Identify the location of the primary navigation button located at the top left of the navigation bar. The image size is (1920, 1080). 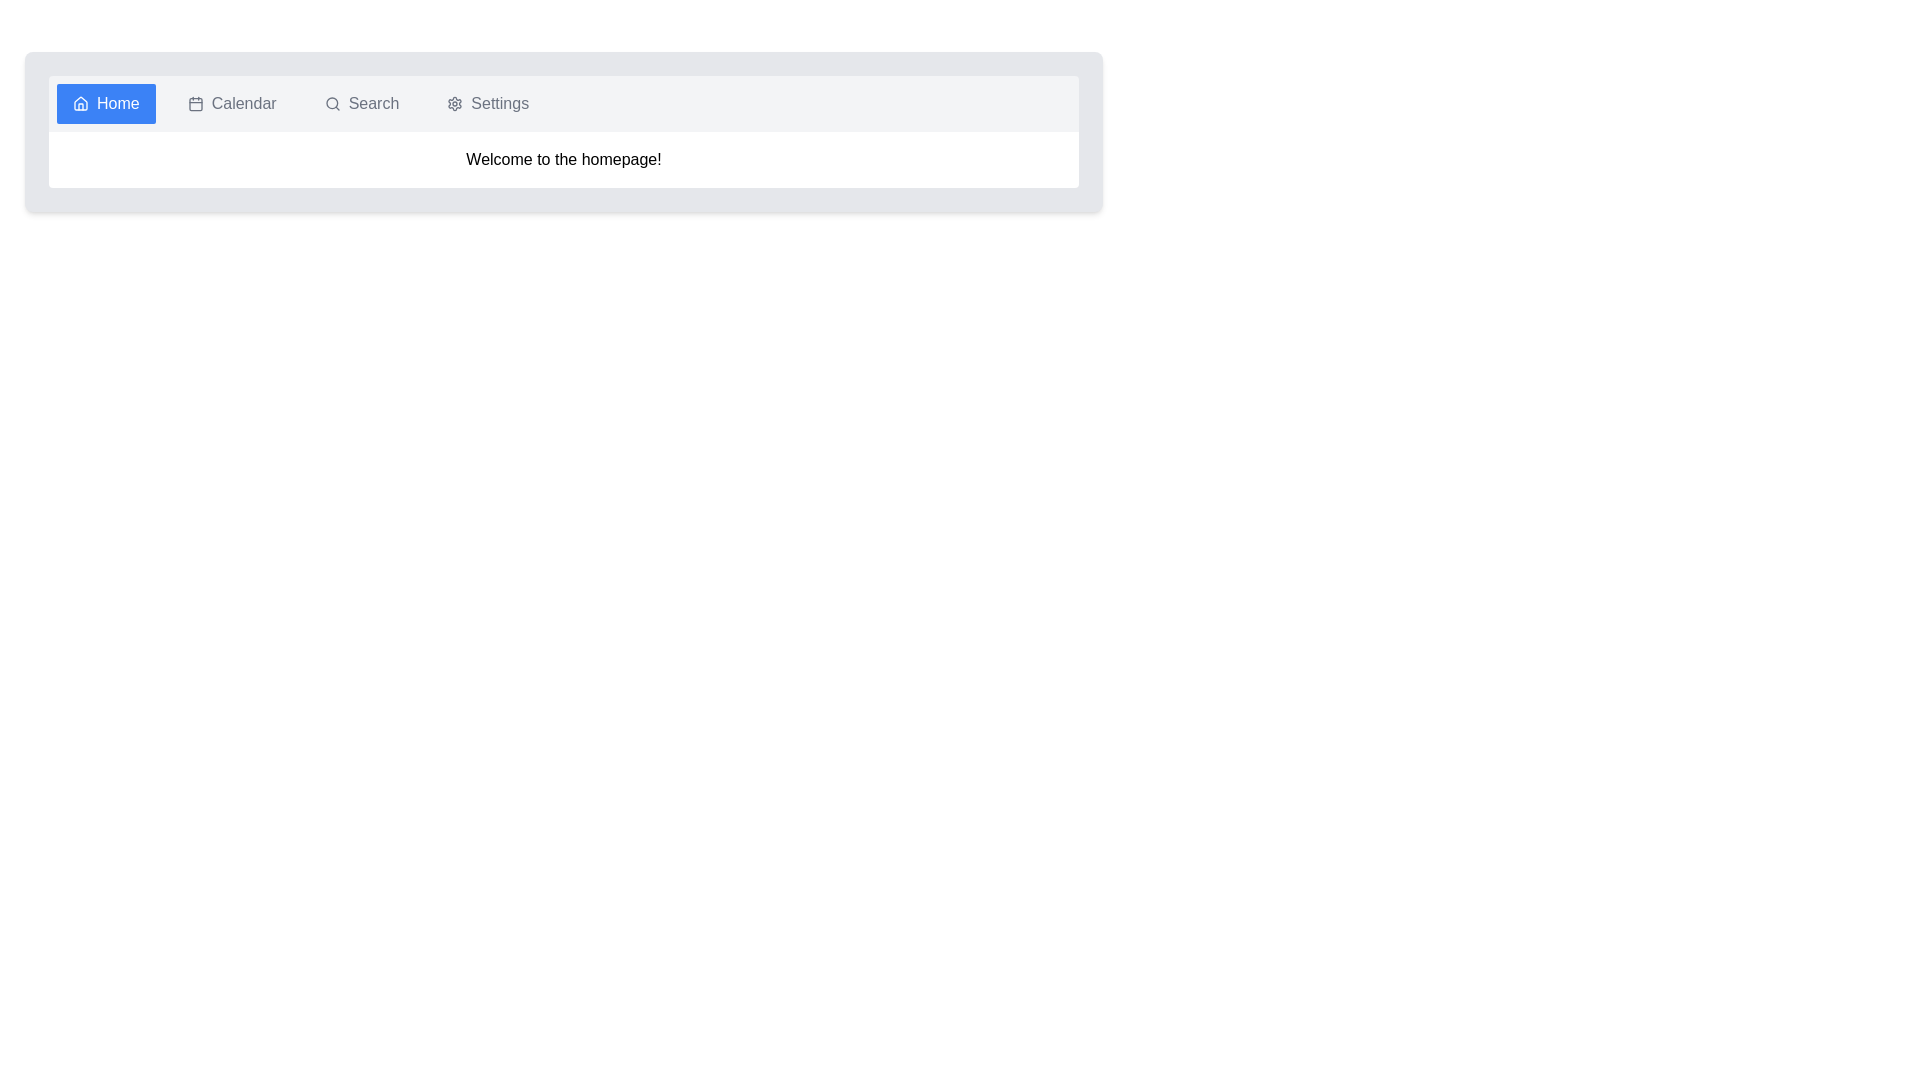
(105, 104).